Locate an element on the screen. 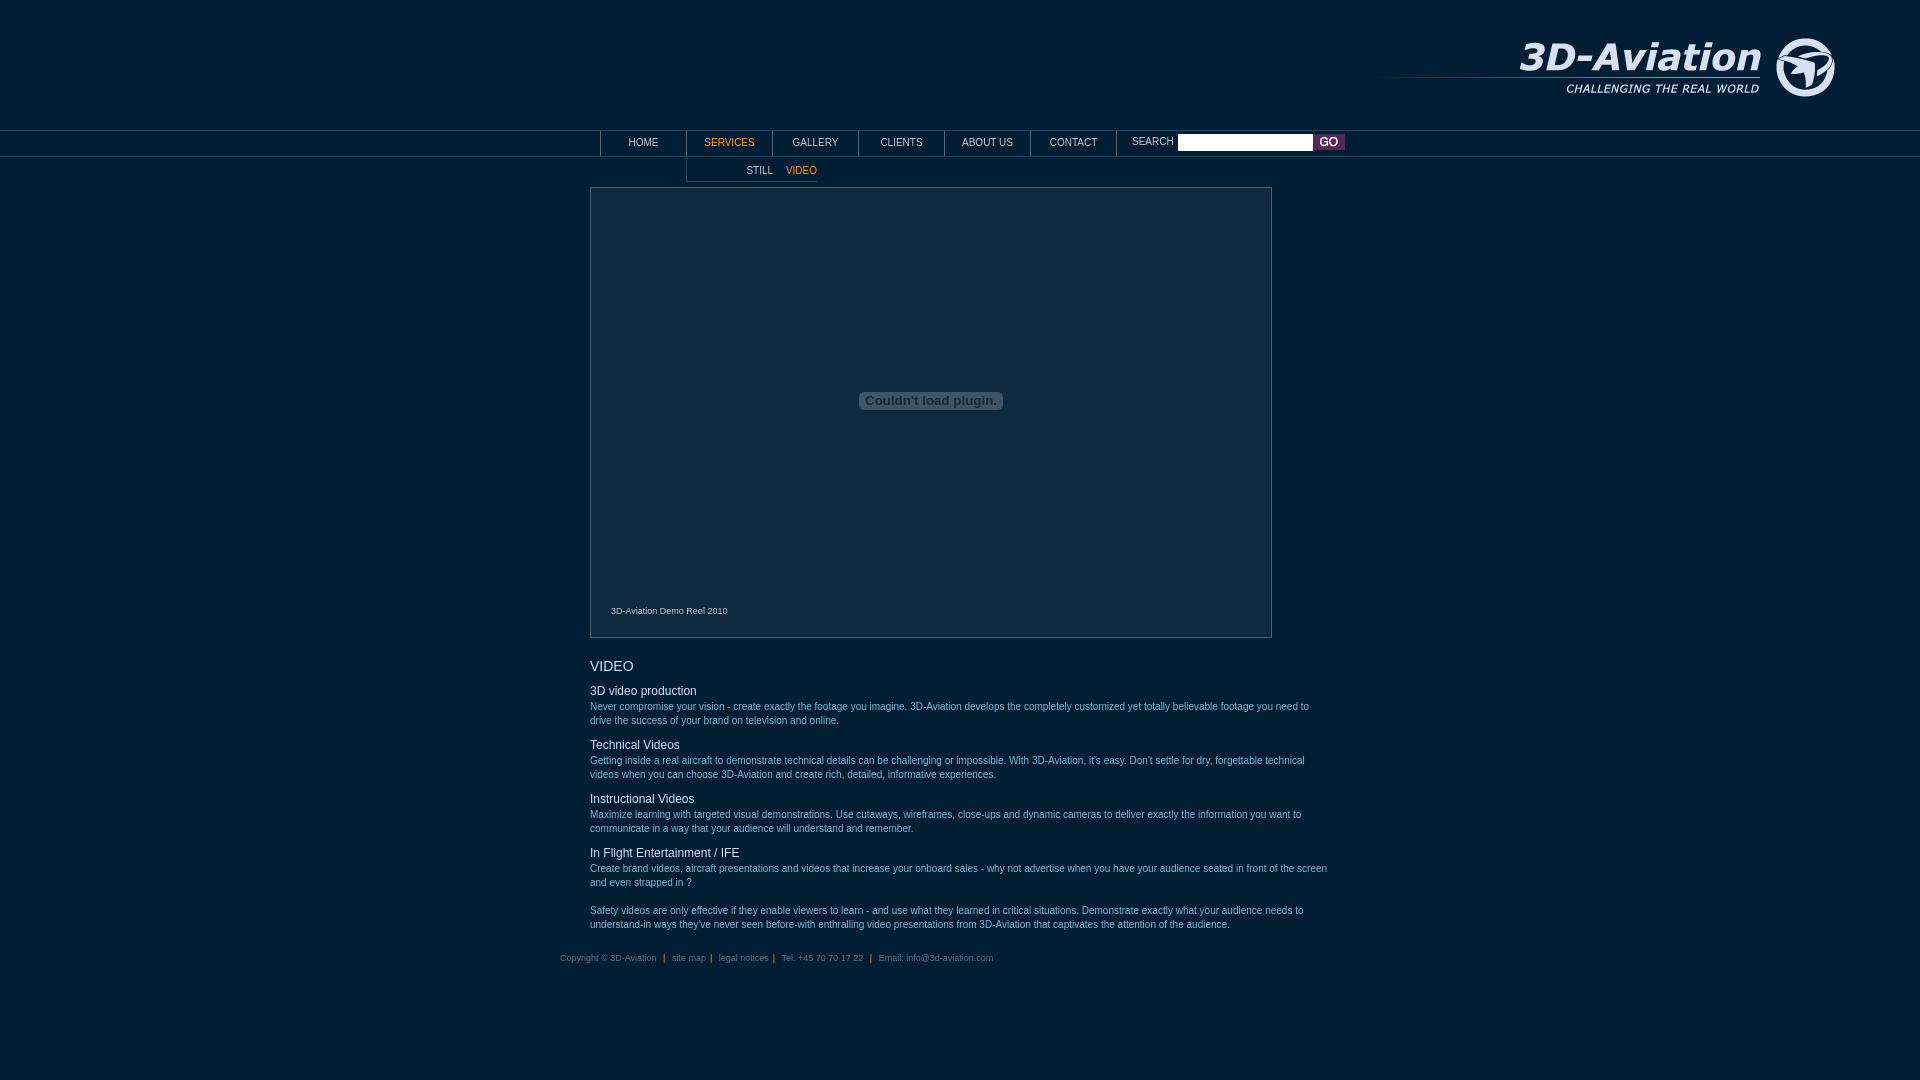 The image size is (1920, 1080). 'VIDEO' is located at coordinates (801, 169).